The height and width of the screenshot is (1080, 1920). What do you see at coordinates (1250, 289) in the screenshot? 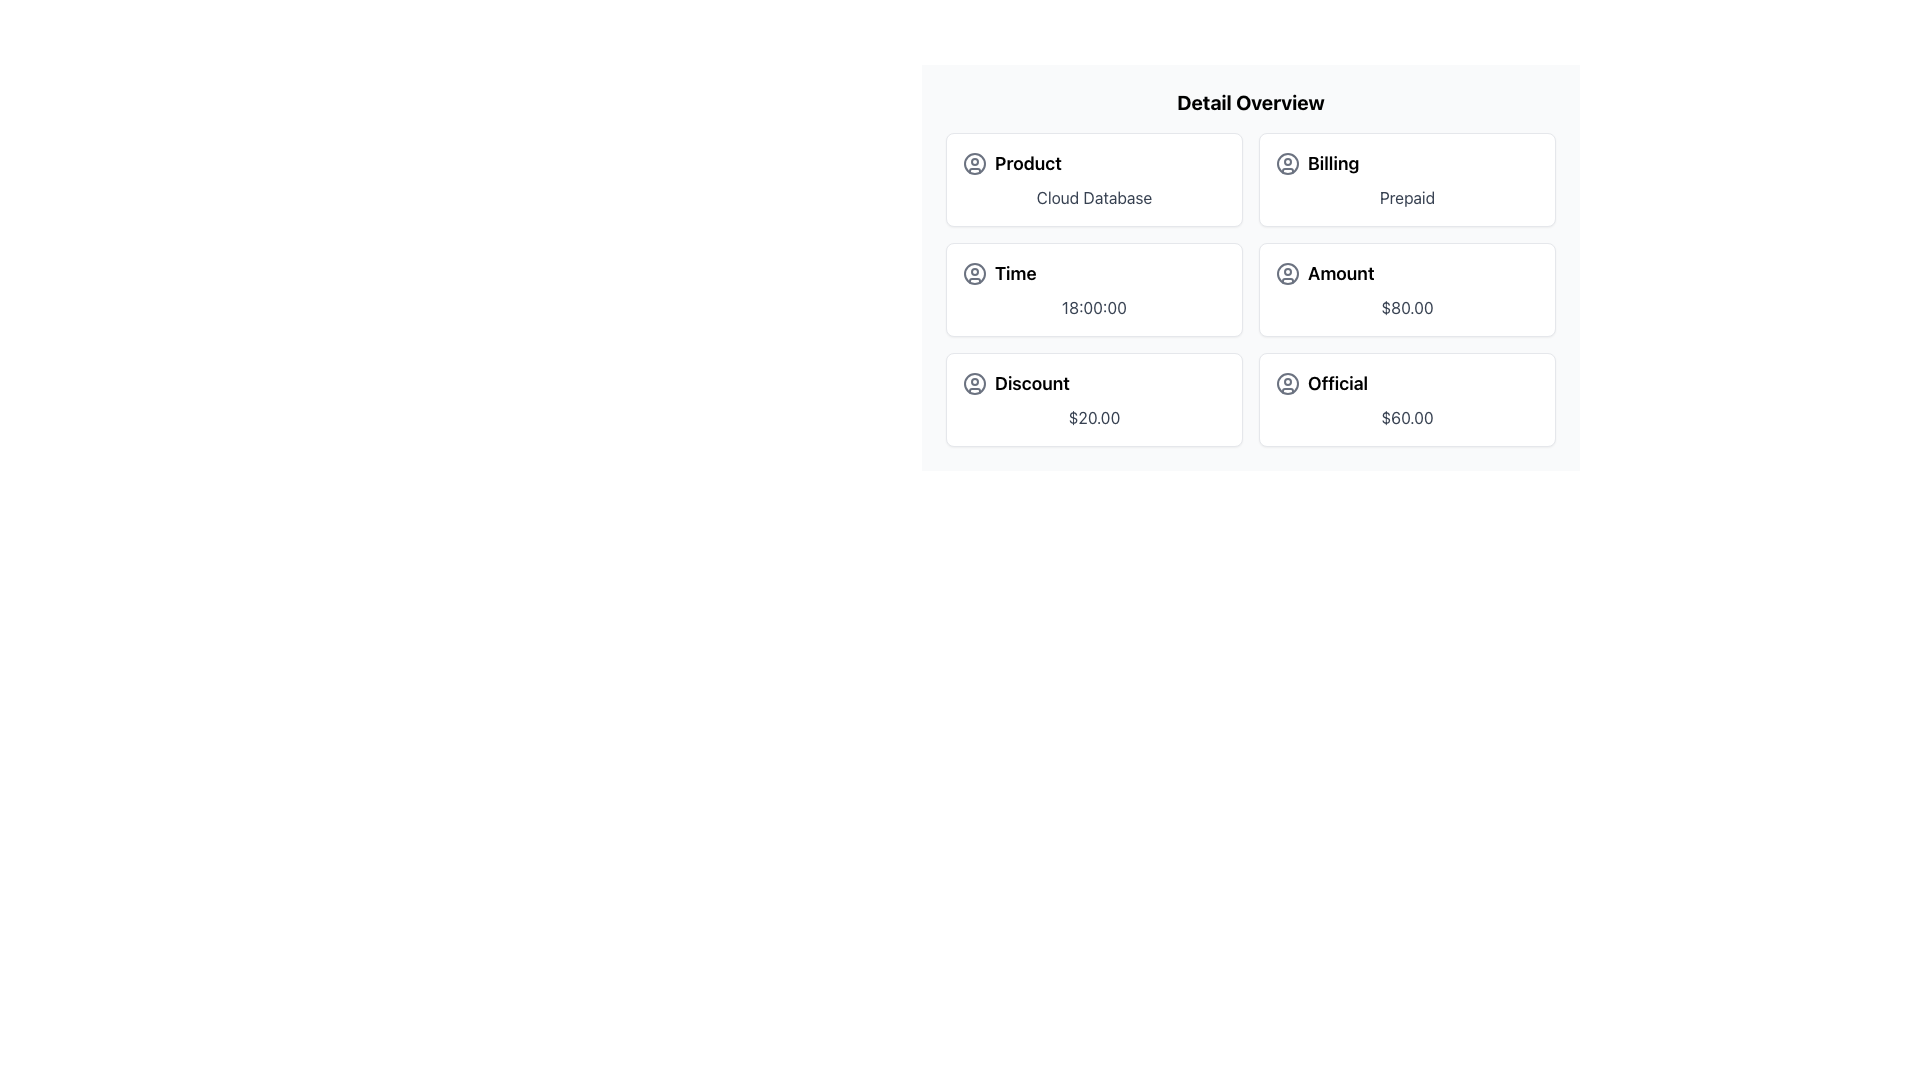
I see `data presented in the structured grid layout located below the 'Detail Overview' title` at bounding box center [1250, 289].